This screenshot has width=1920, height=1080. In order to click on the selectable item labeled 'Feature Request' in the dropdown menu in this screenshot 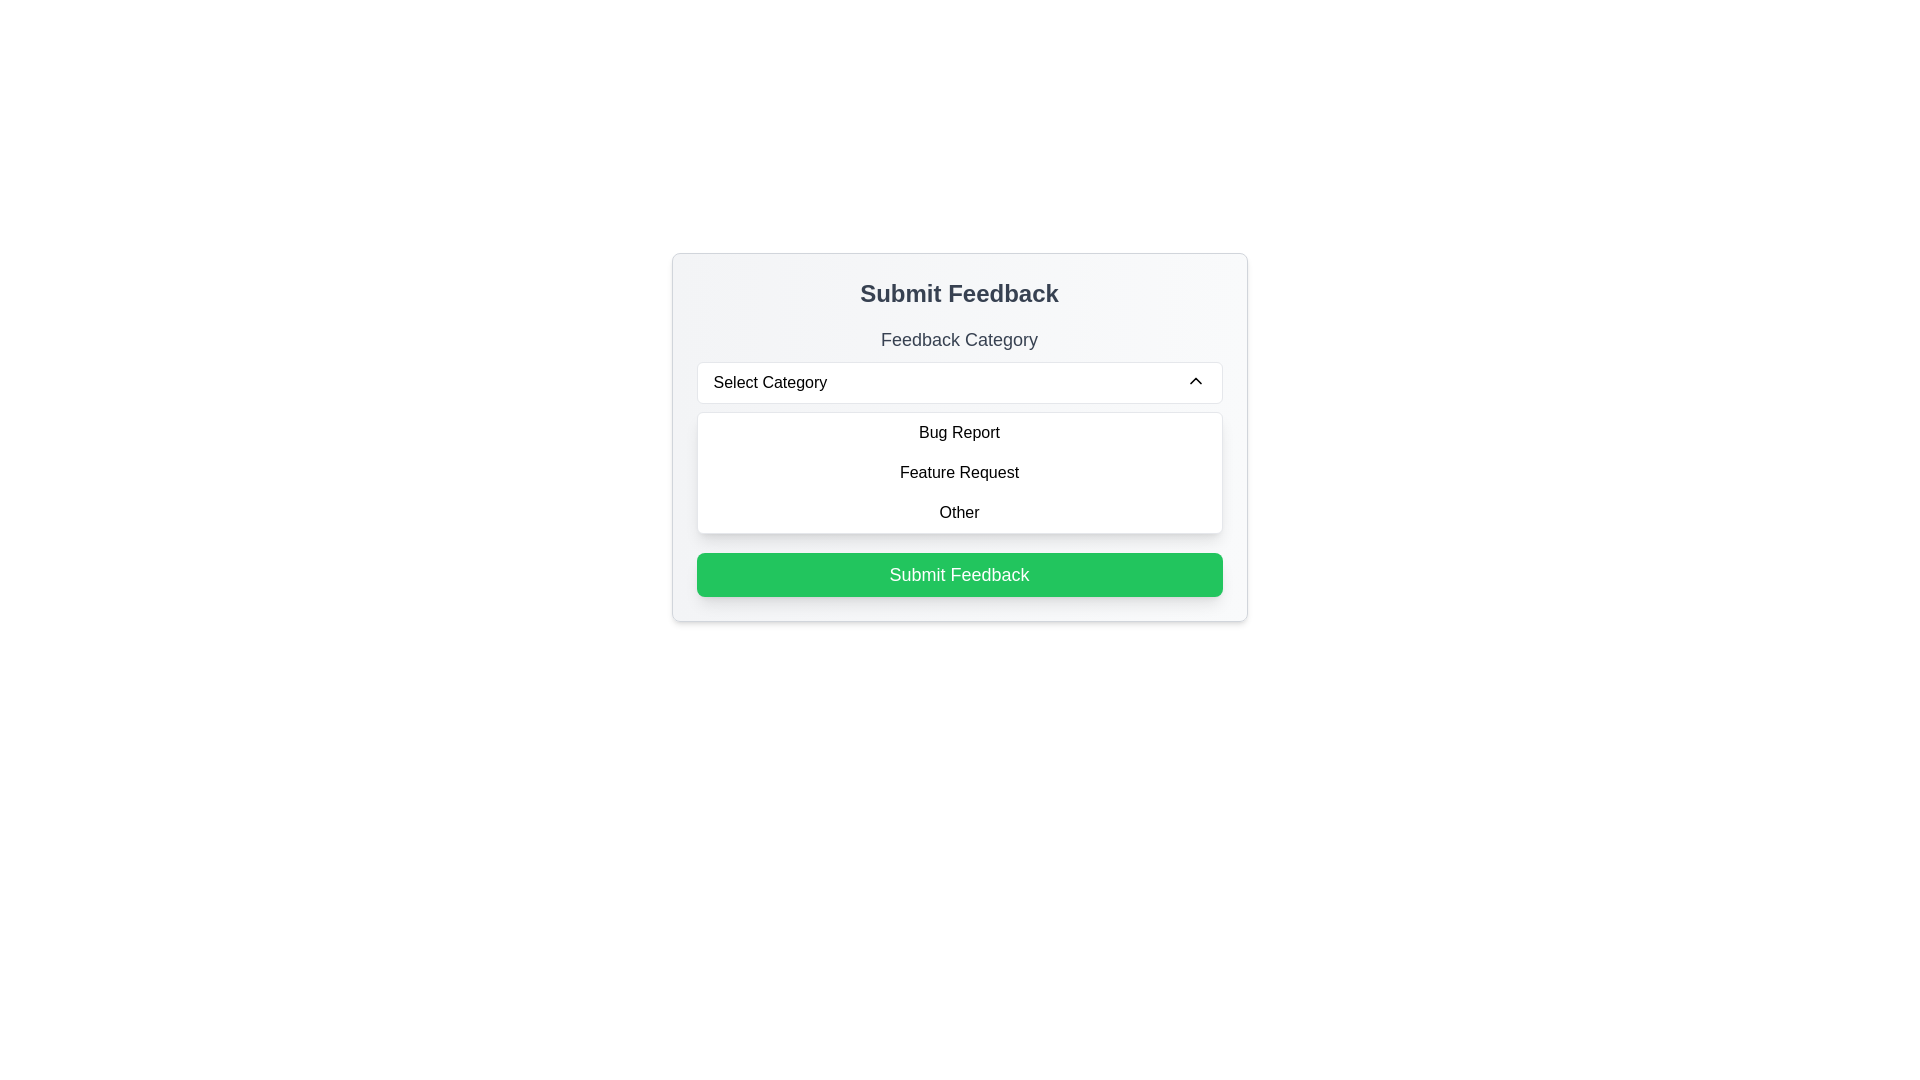, I will do `click(958, 473)`.